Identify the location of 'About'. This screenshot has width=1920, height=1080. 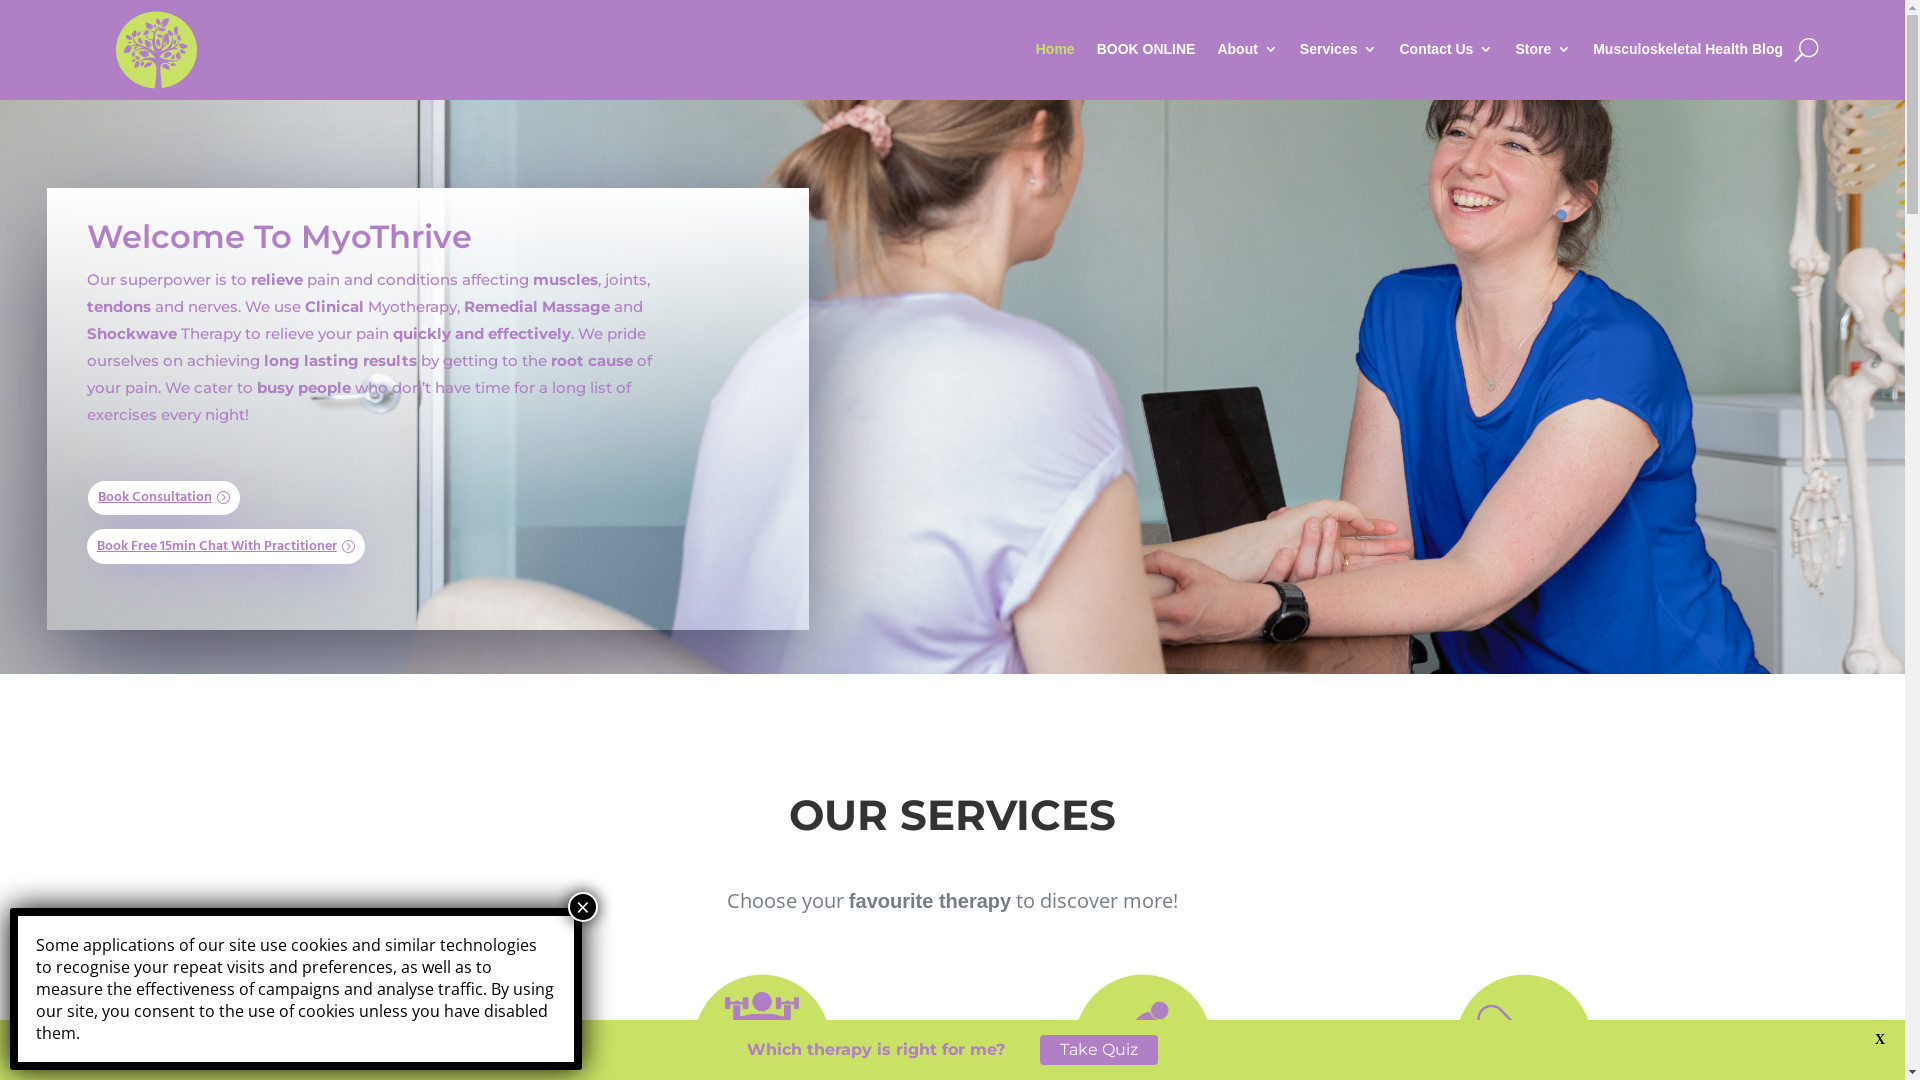
(1216, 48).